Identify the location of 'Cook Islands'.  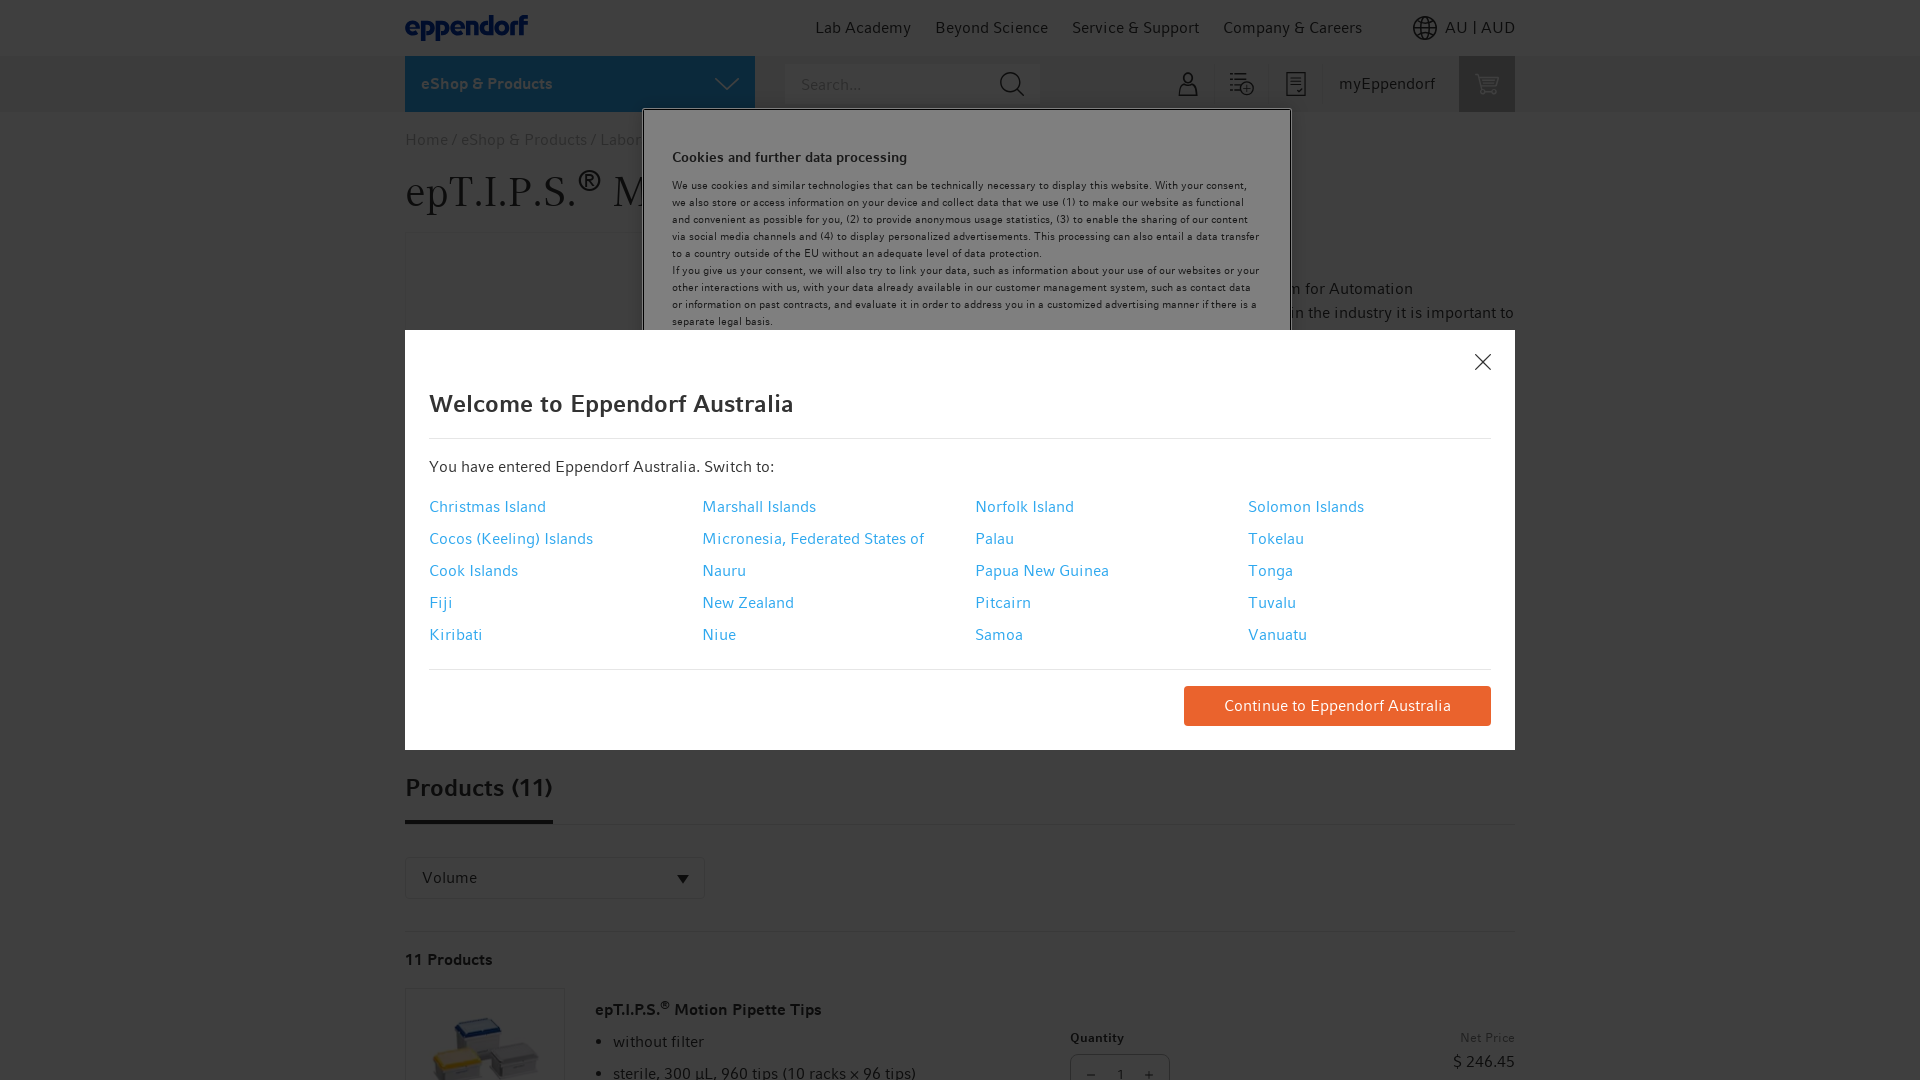
(472, 570).